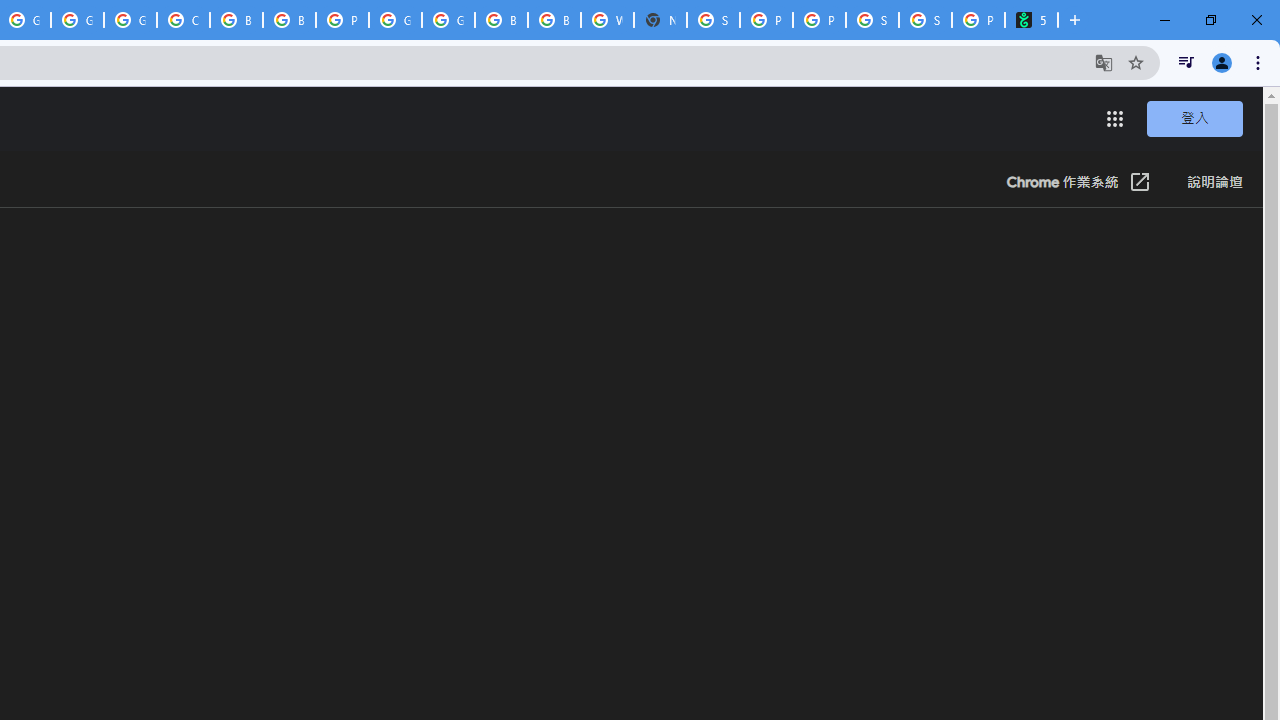  Describe the element at coordinates (1255, 20) in the screenshot. I see `'Close'` at that location.